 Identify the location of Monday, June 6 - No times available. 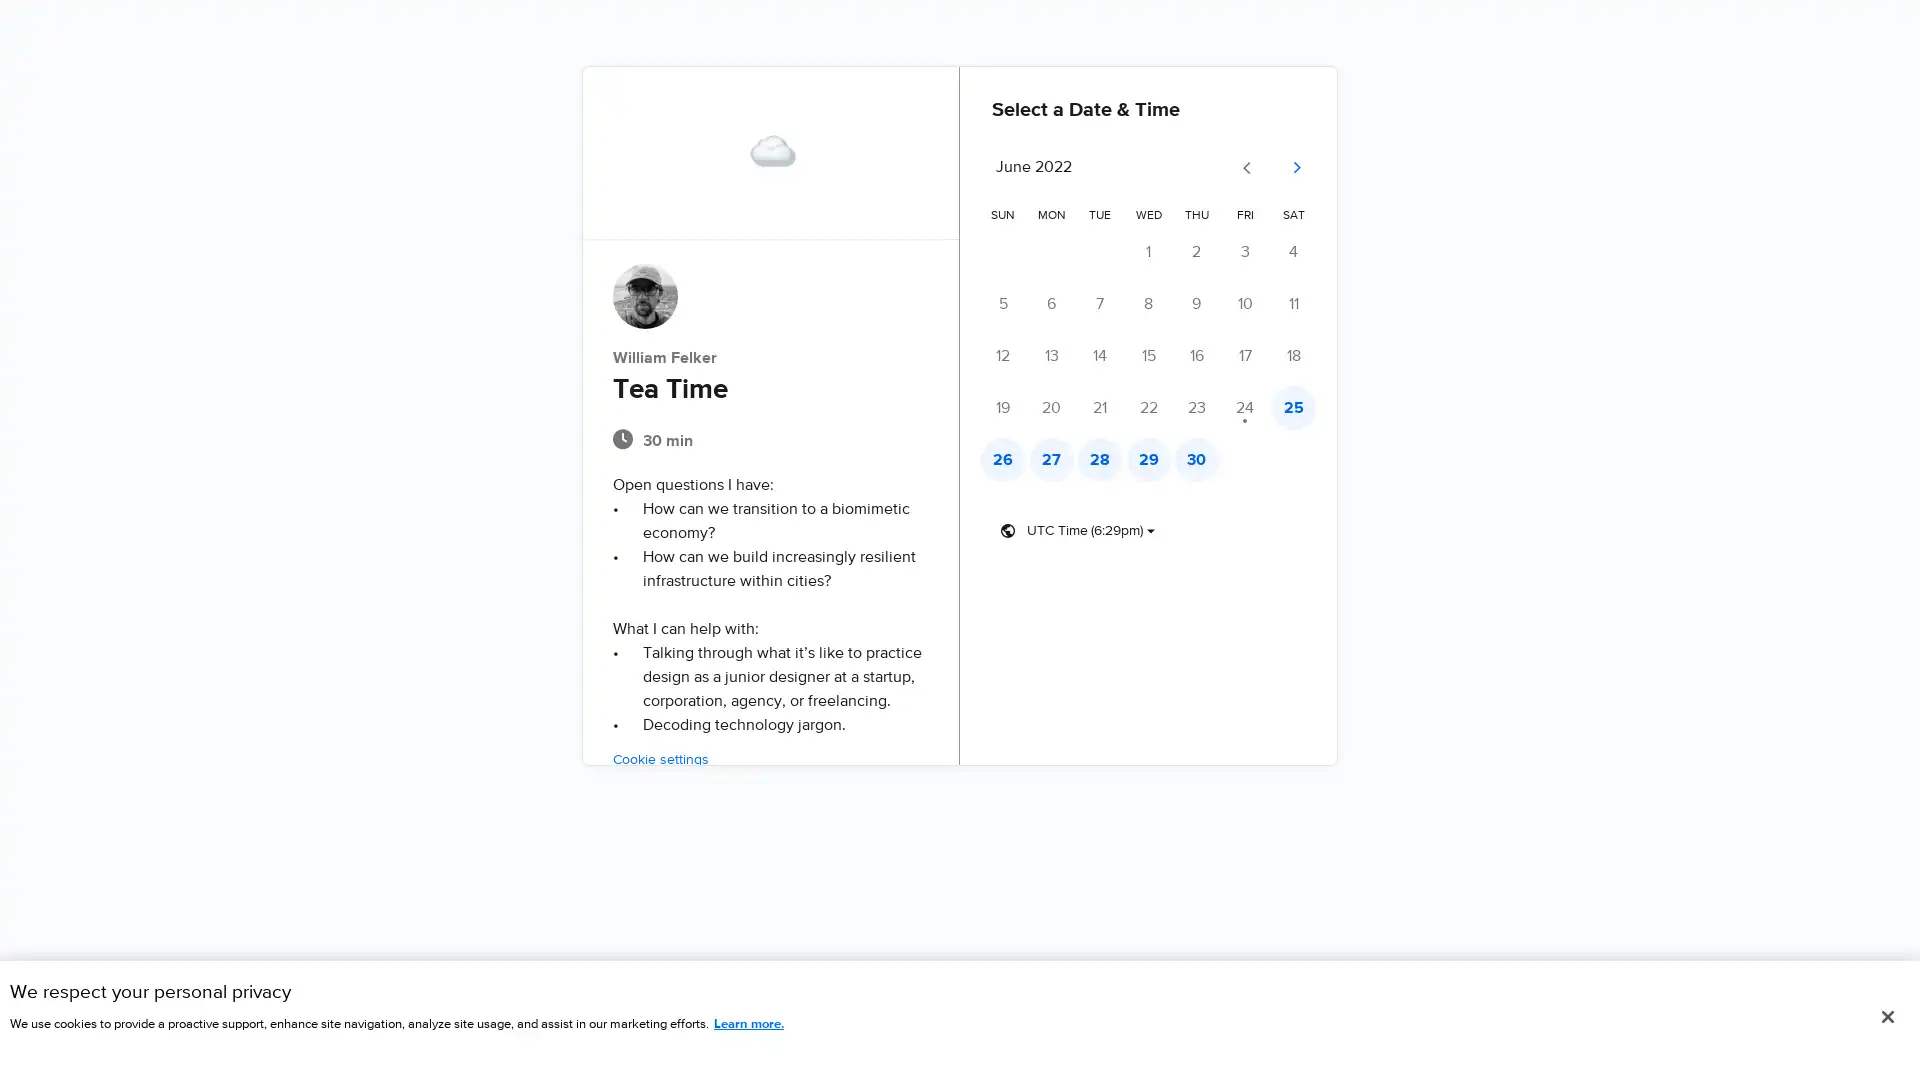
(1055, 304).